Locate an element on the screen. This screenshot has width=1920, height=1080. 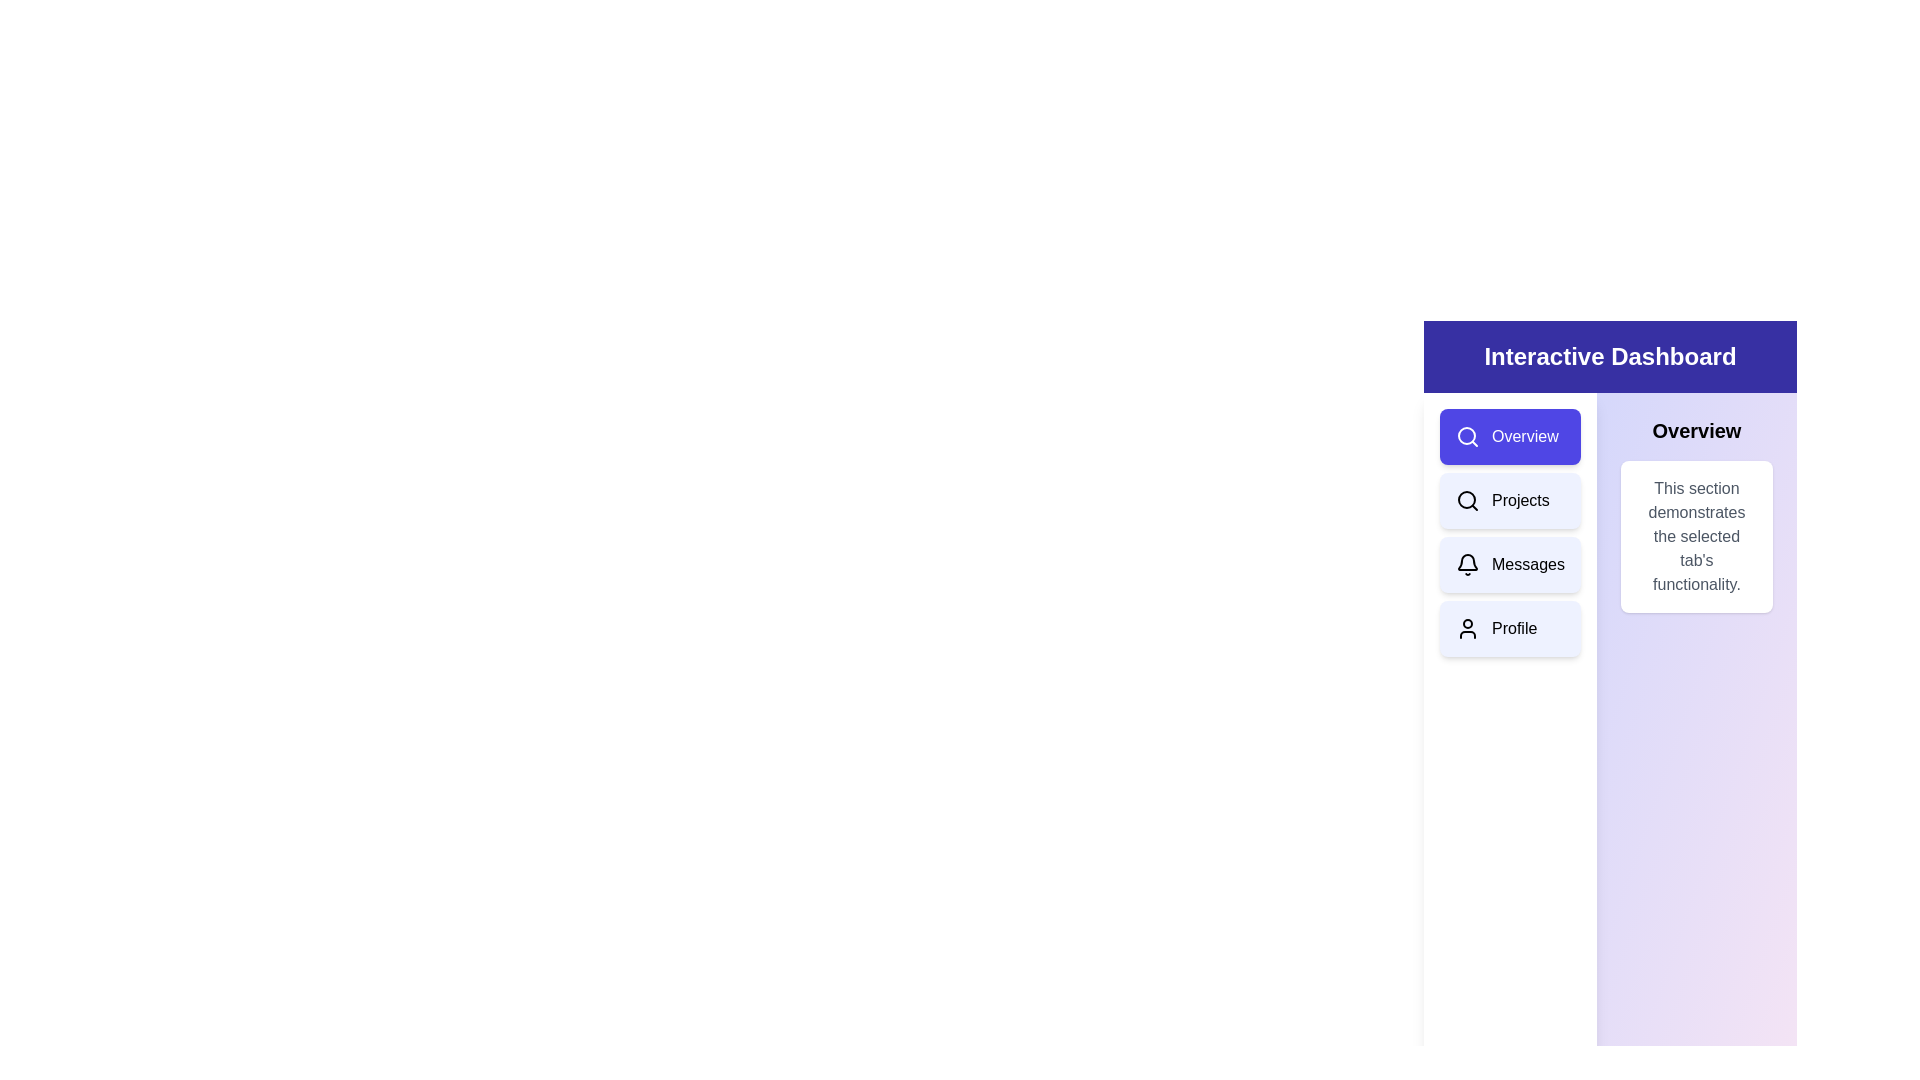
the rectangular button with soft rounded corners, light indigo background, magnifying glass icon, and 'Projects' text is located at coordinates (1510, 500).